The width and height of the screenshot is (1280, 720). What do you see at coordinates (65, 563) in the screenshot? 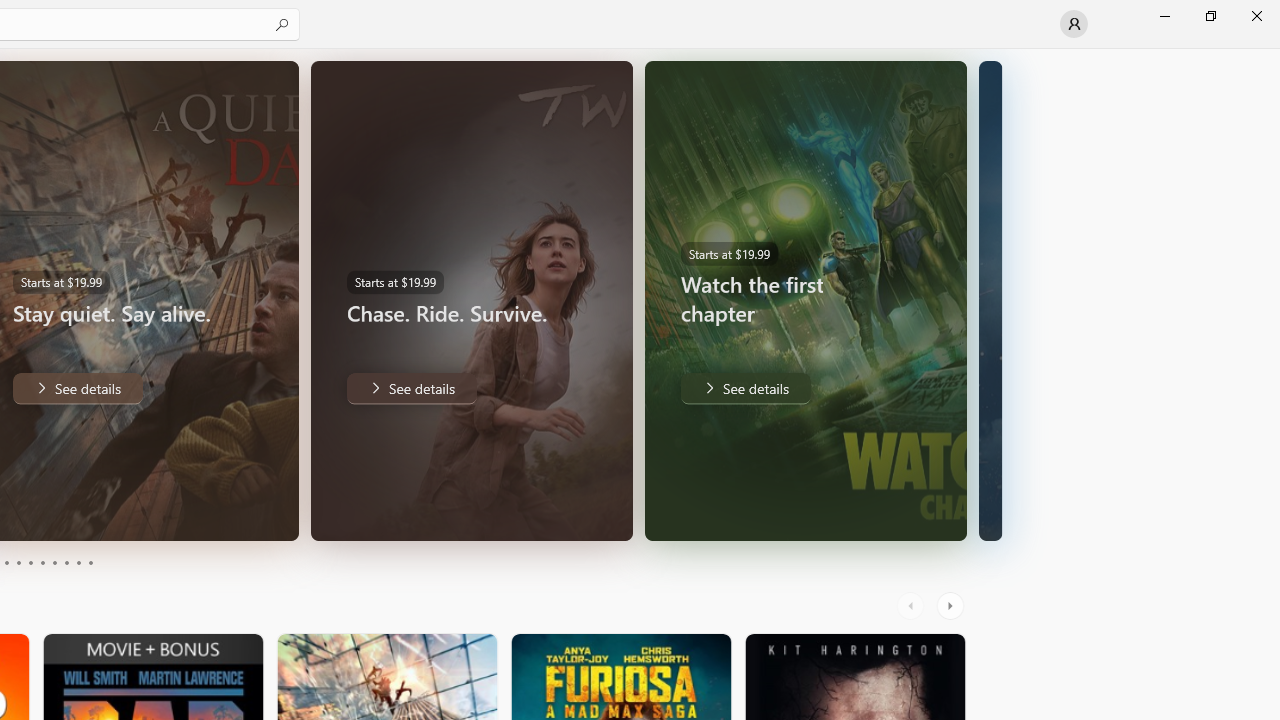
I see `'Page 8'` at bounding box center [65, 563].